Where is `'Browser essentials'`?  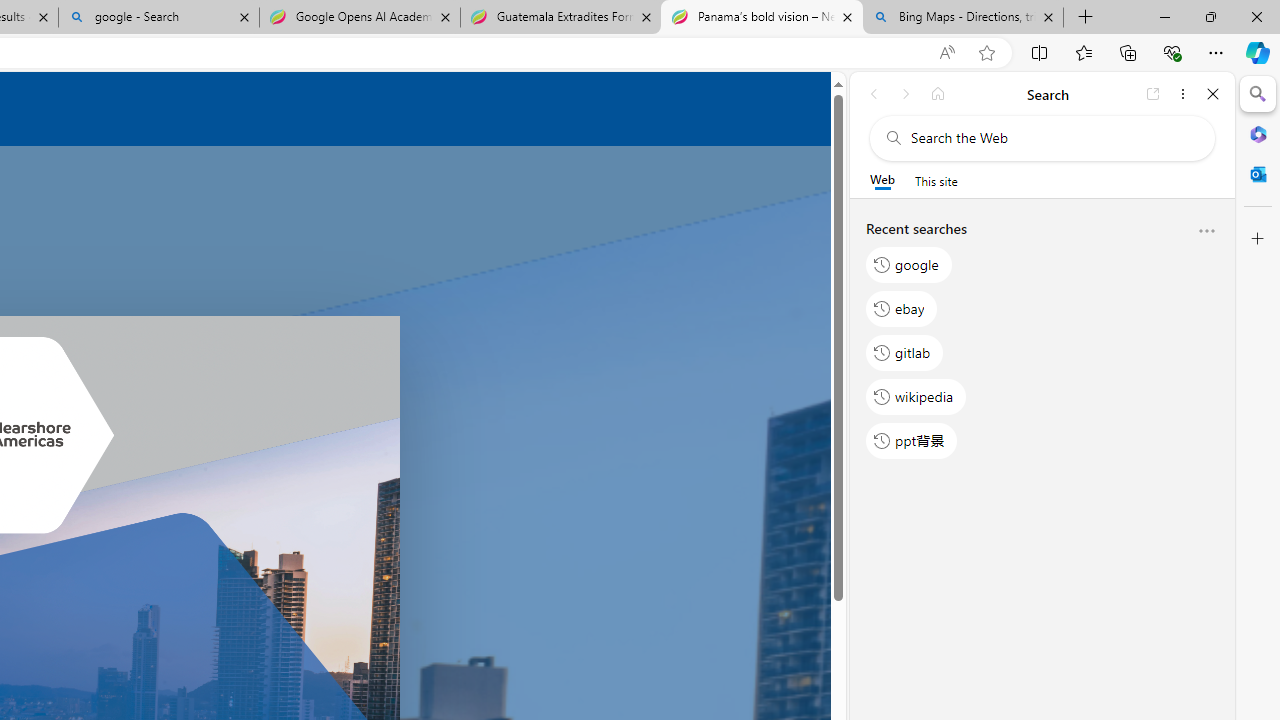 'Browser essentials' is located at coordinates (1171, 51).